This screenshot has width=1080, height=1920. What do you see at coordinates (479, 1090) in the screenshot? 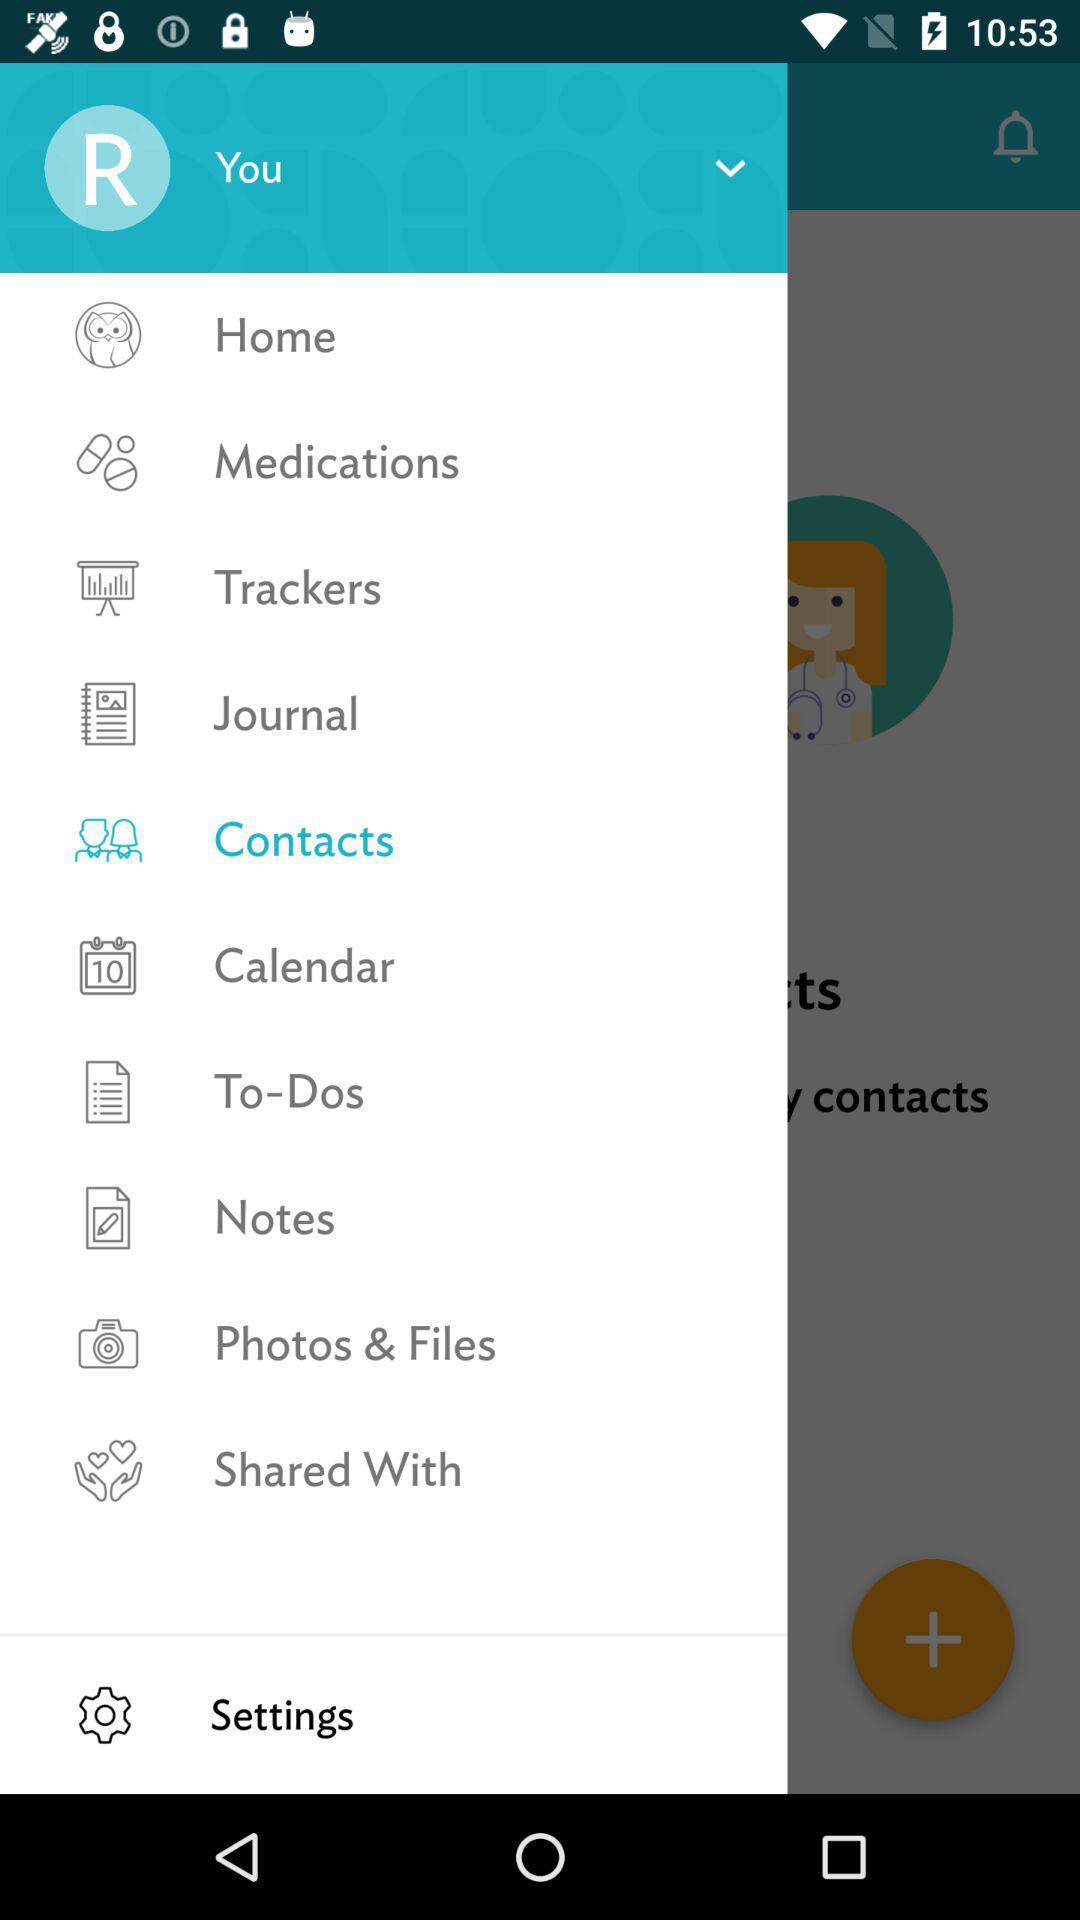
I see `to-dos` at bounding box center [479, 1090].